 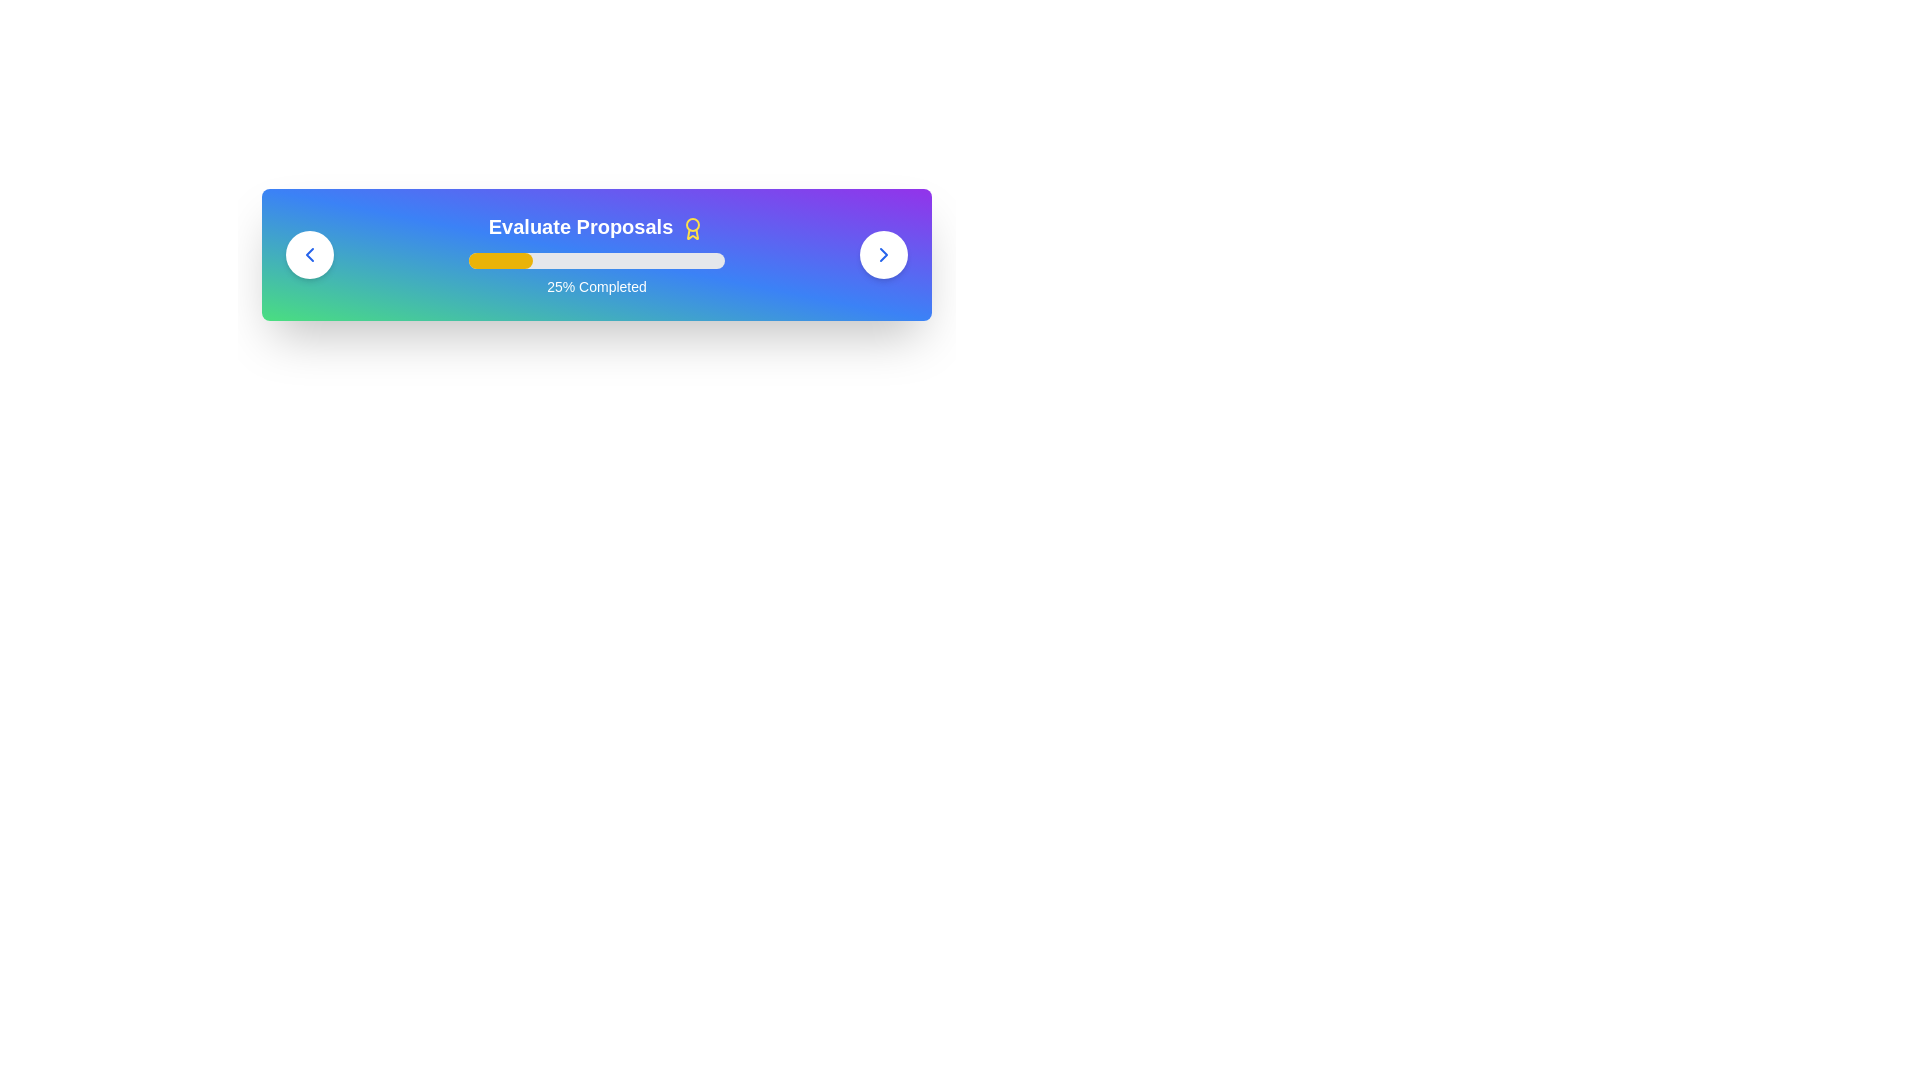 I want to click on the right-facing chevron icon with a blue stroke color, which is set against a white circular background, located at the rightmost side of the horizontal card-style interface, so click(x=882, y=253).